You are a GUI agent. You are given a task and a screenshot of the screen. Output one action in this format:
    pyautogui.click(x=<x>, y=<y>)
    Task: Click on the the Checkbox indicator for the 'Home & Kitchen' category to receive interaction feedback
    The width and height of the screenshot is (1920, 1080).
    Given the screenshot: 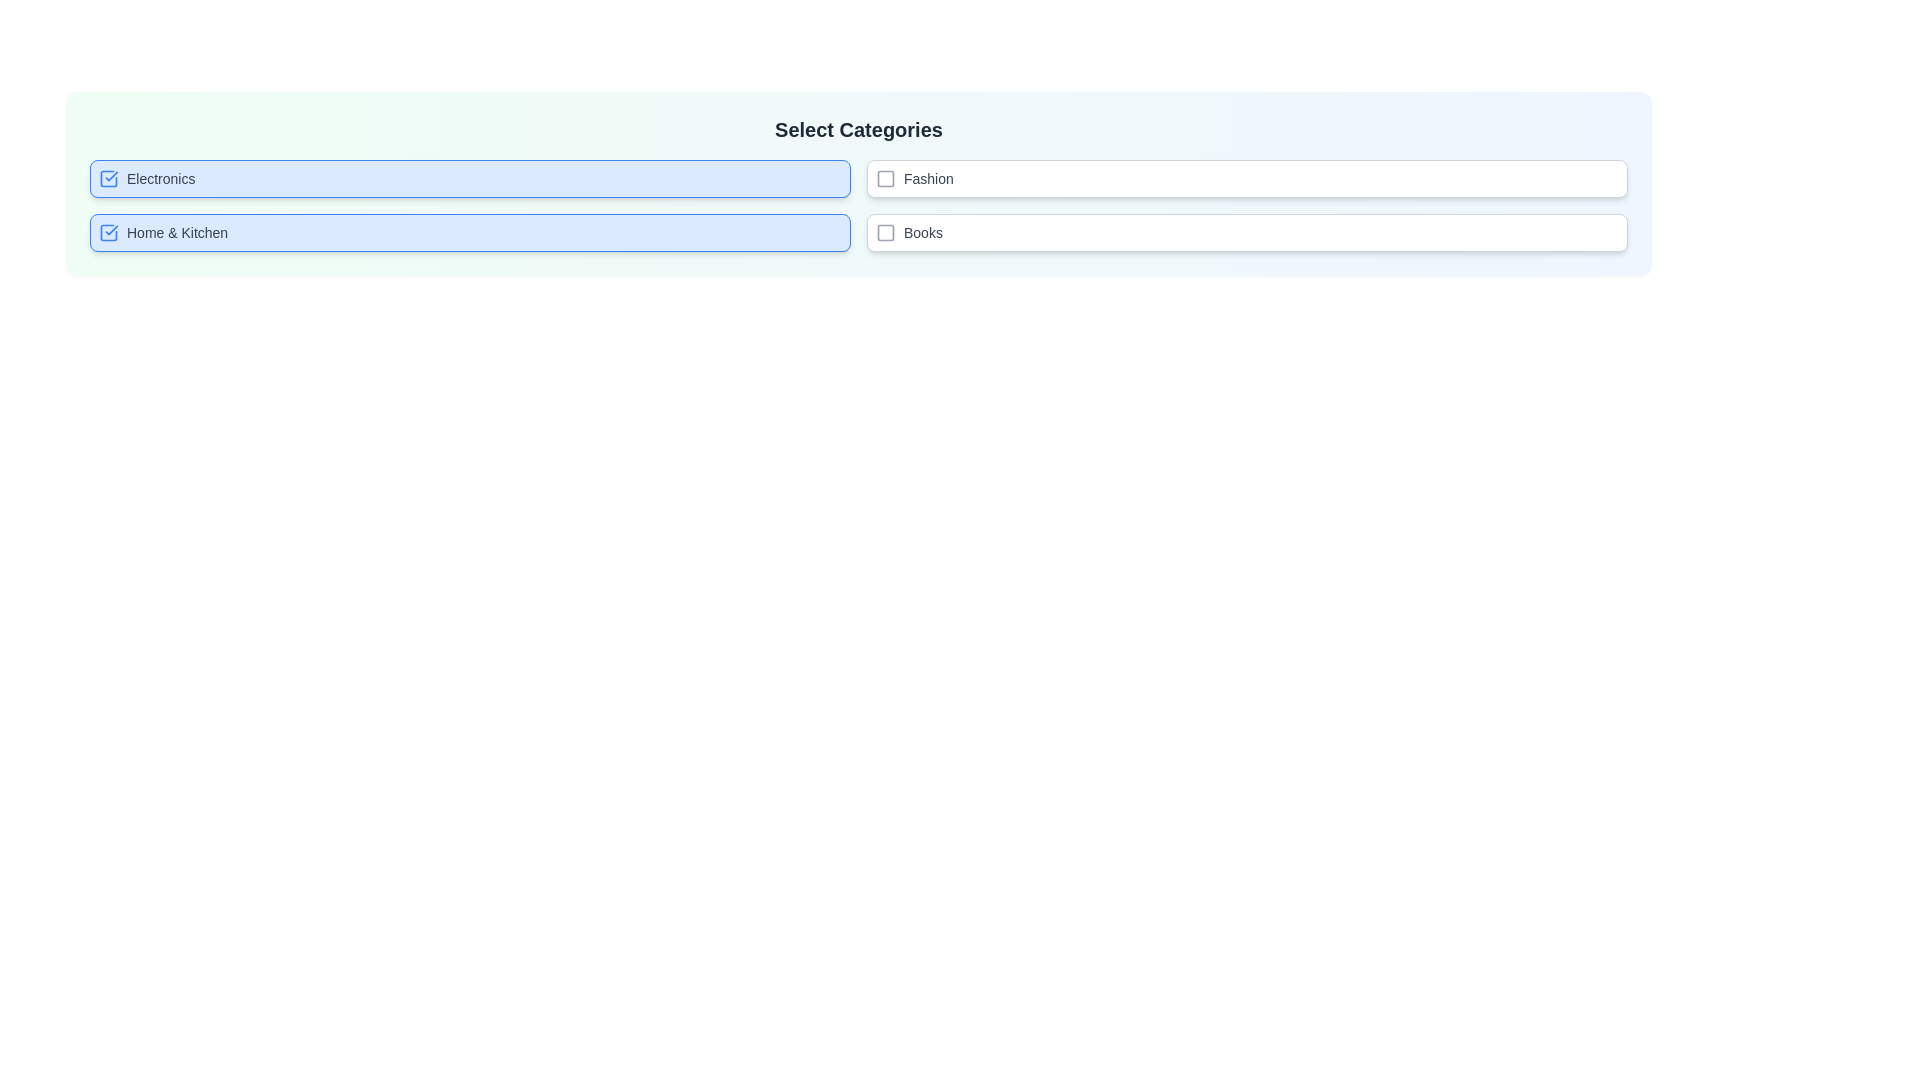 What is the action you would take?
    pyautogui.click(x=108, y=231)
    